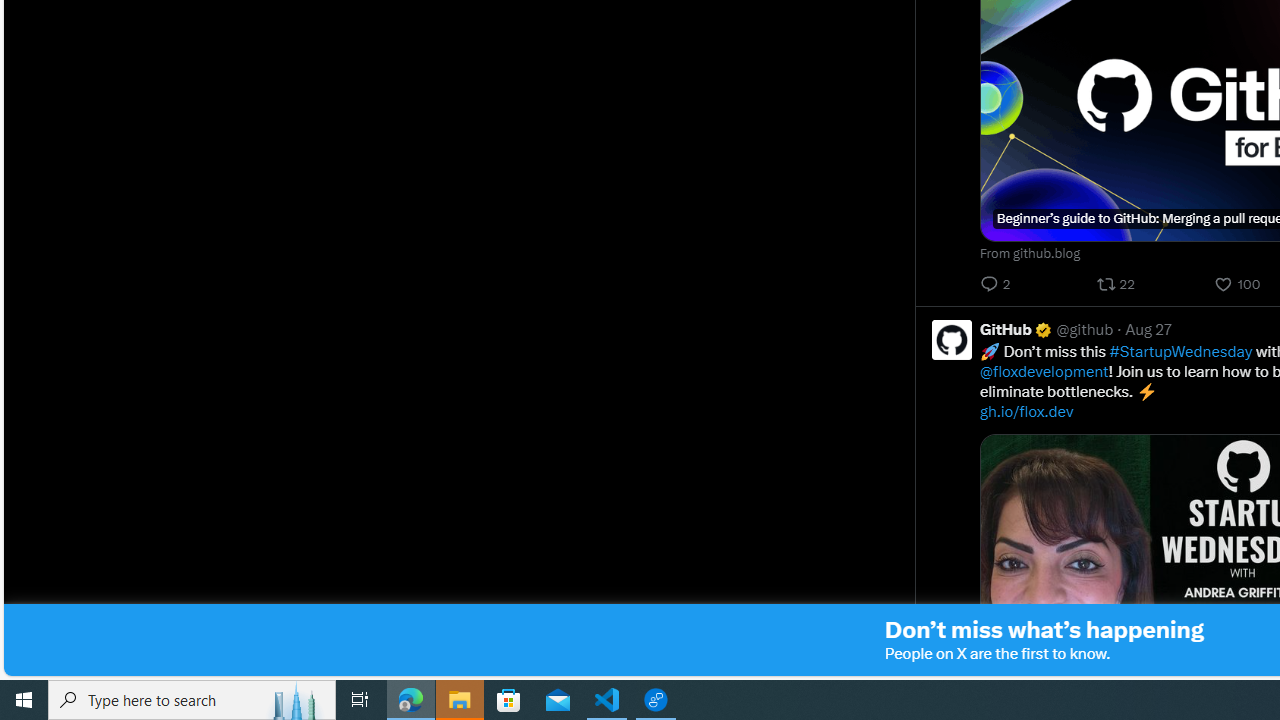 This screenshot has width=1280, height=720. Describe the element at coordinates (1083, 328) in the screenshot. I see `'@github'` at that location.